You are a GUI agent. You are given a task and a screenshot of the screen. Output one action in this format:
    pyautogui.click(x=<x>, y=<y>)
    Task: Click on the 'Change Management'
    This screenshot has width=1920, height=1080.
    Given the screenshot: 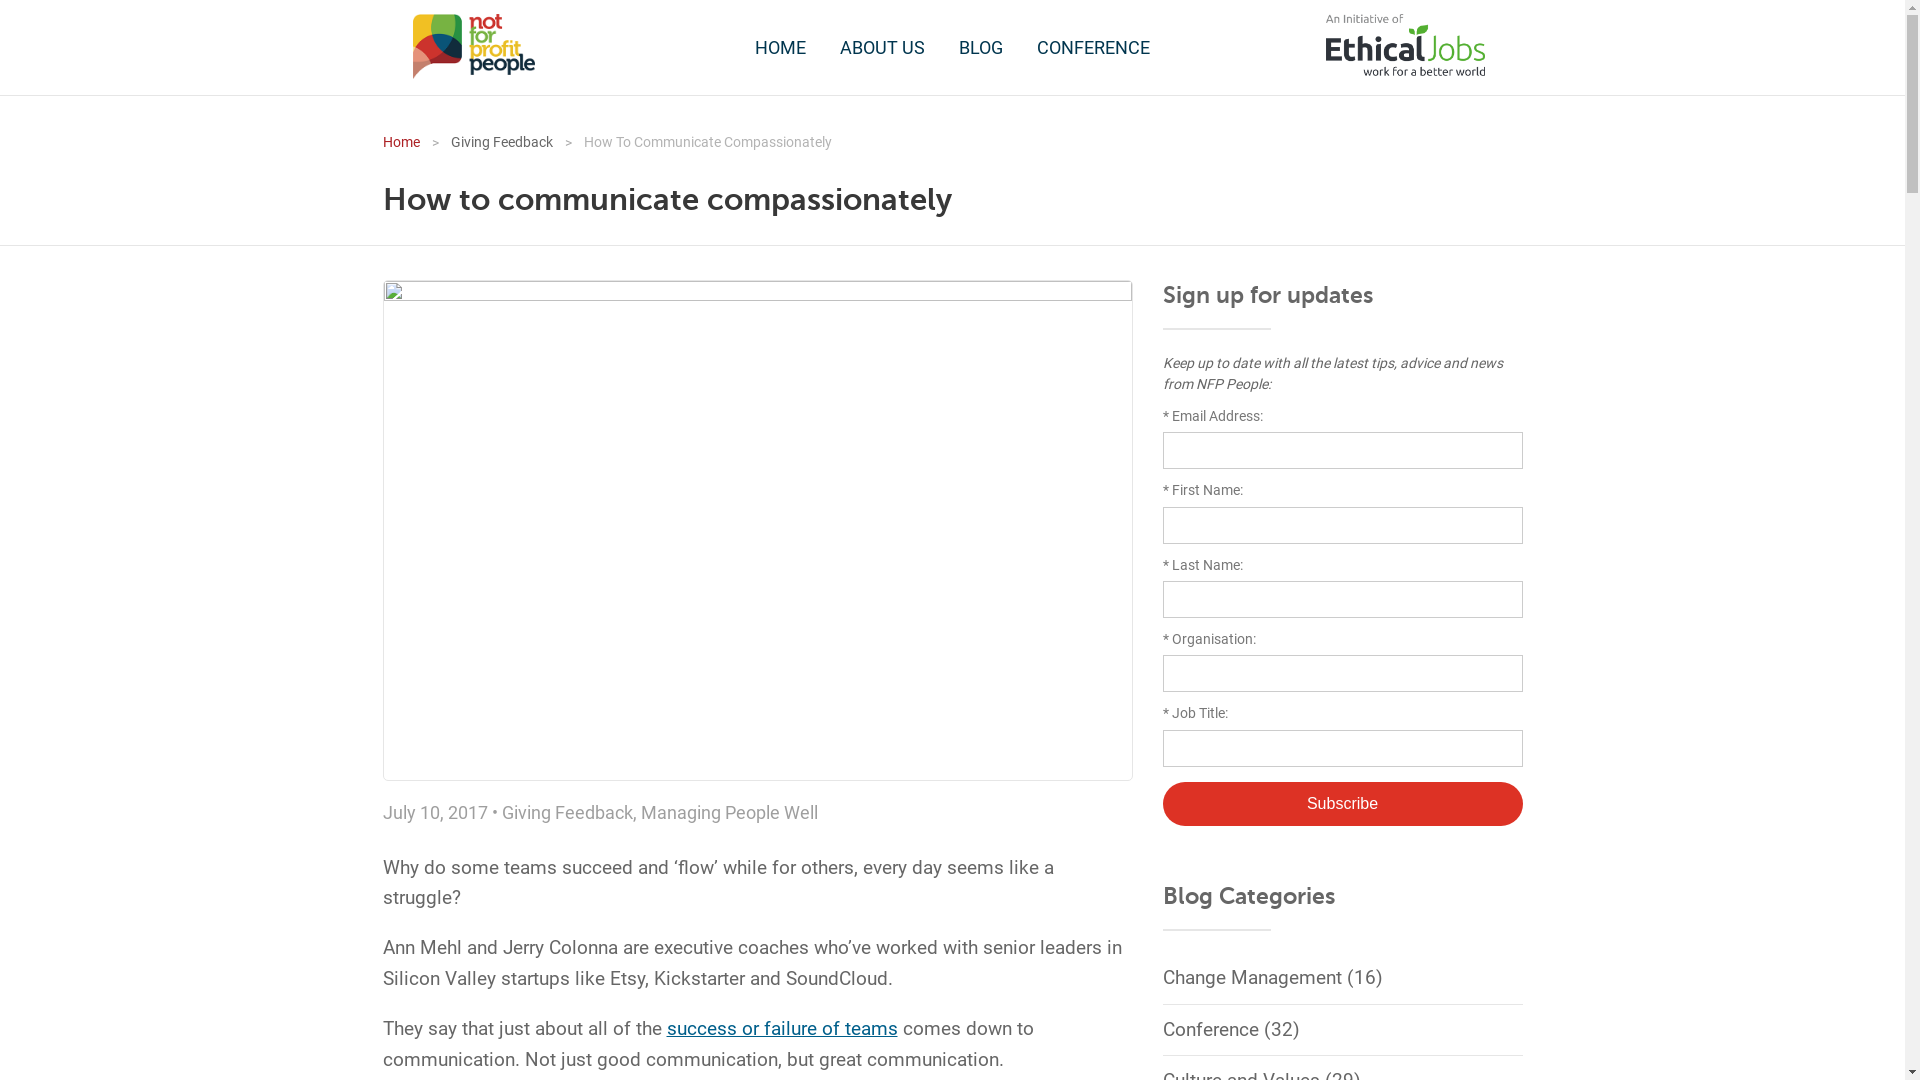 What is the action you would take?
    pyautogui.click(x=1250, y=976)
    